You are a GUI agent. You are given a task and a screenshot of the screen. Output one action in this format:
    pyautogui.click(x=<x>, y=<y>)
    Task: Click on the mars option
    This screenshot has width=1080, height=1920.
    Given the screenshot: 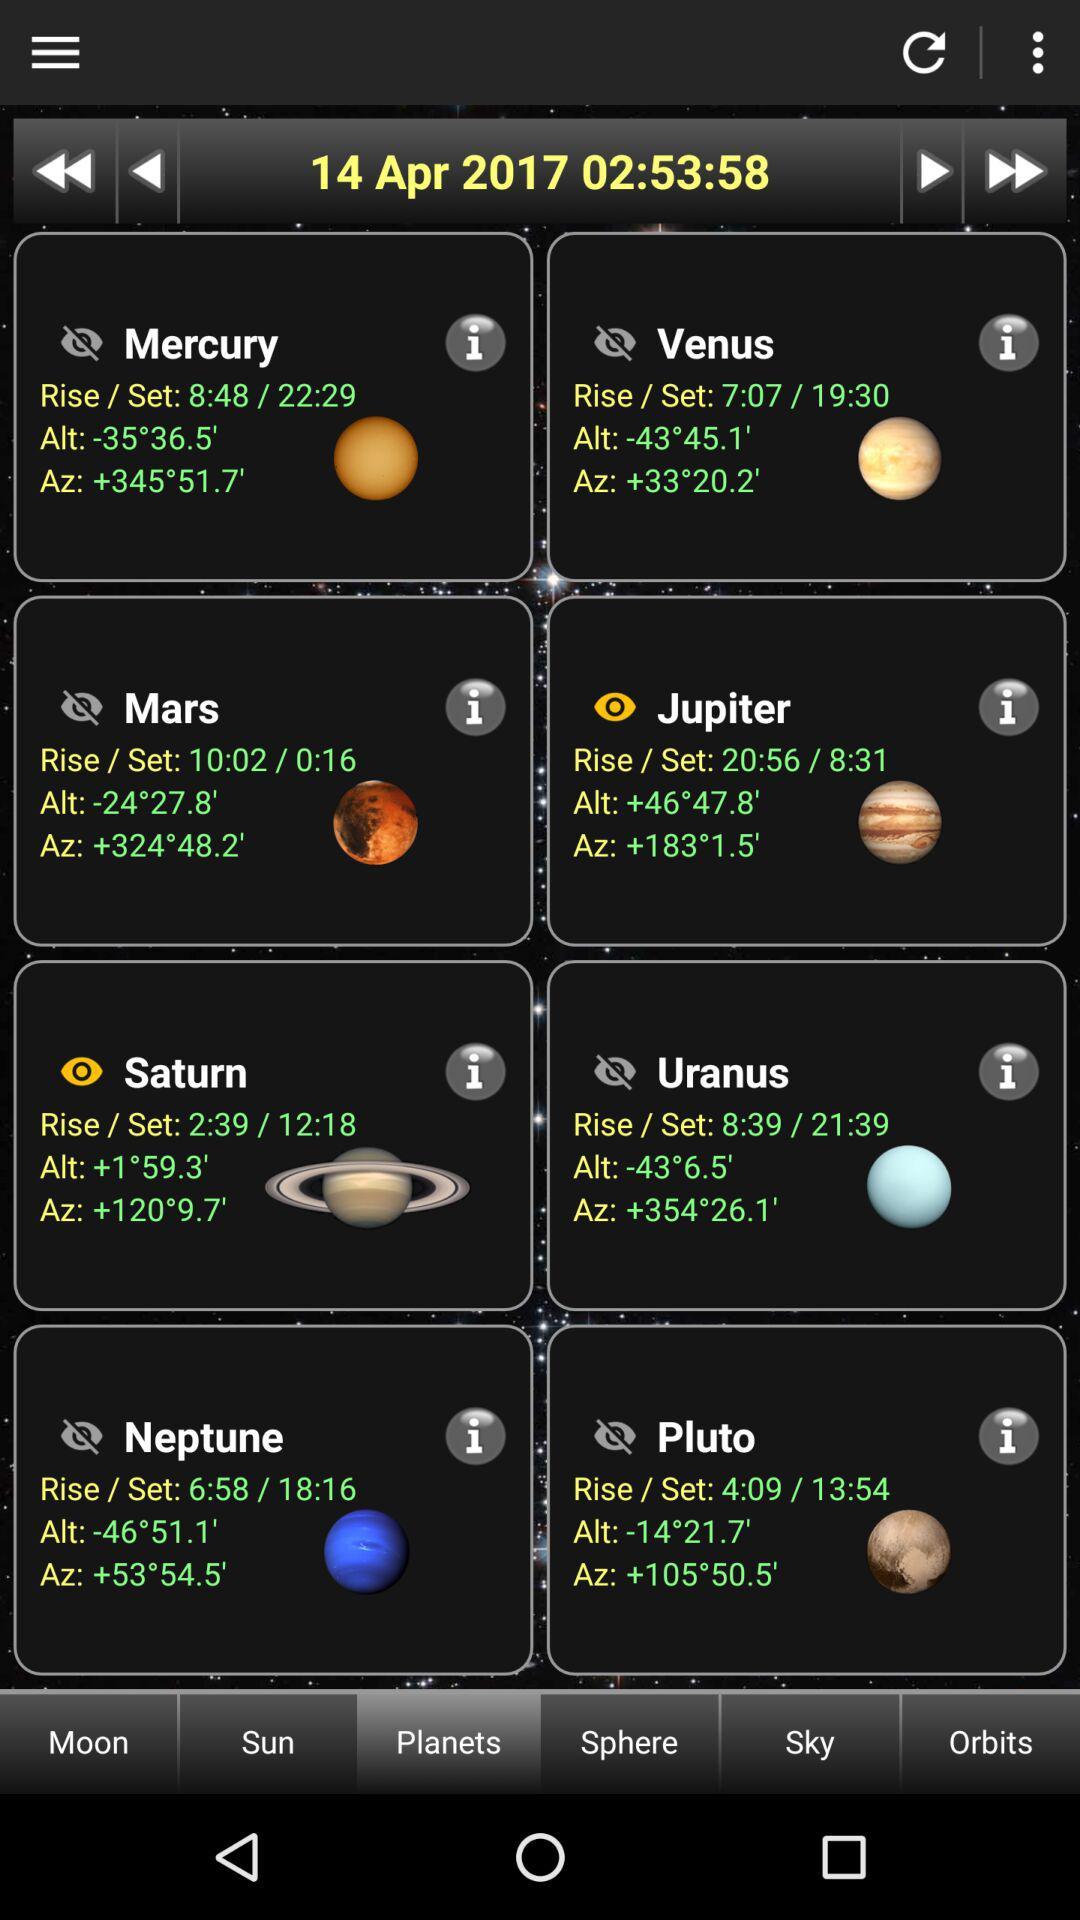 What is the action you would take?
    pyautogui.click(x=80, y=706)
    